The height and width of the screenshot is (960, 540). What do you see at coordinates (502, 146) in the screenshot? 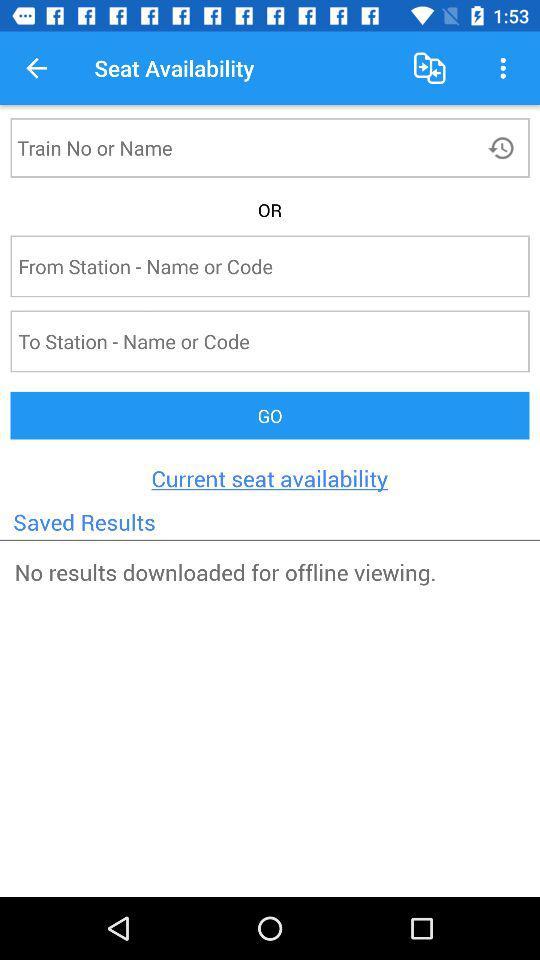
I see `the history icon` at bounding box center [502, 146].